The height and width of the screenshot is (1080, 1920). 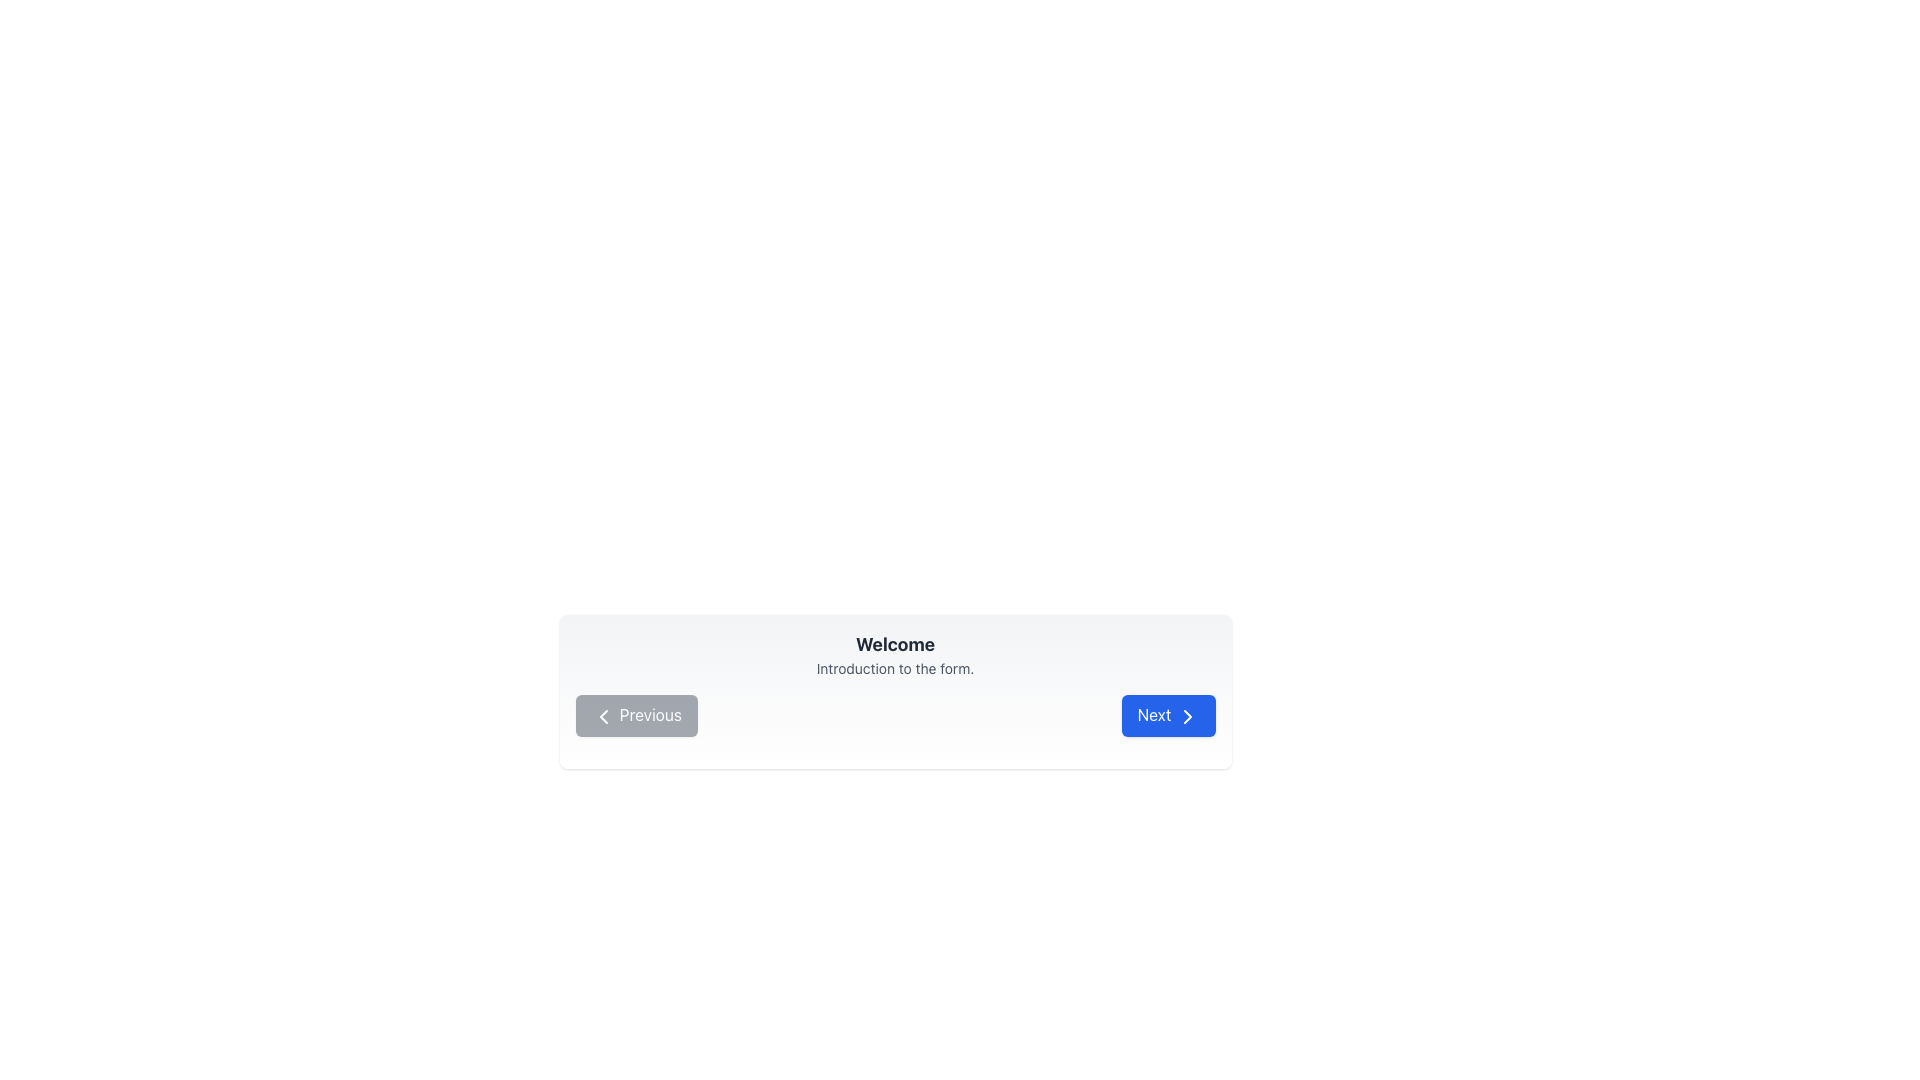 What do you see at coordinates (894, 644) in the screenshot?
I see `the static text element that serves as the header for the content, which displays 'Welcome'` at bounding box center [894, 644].